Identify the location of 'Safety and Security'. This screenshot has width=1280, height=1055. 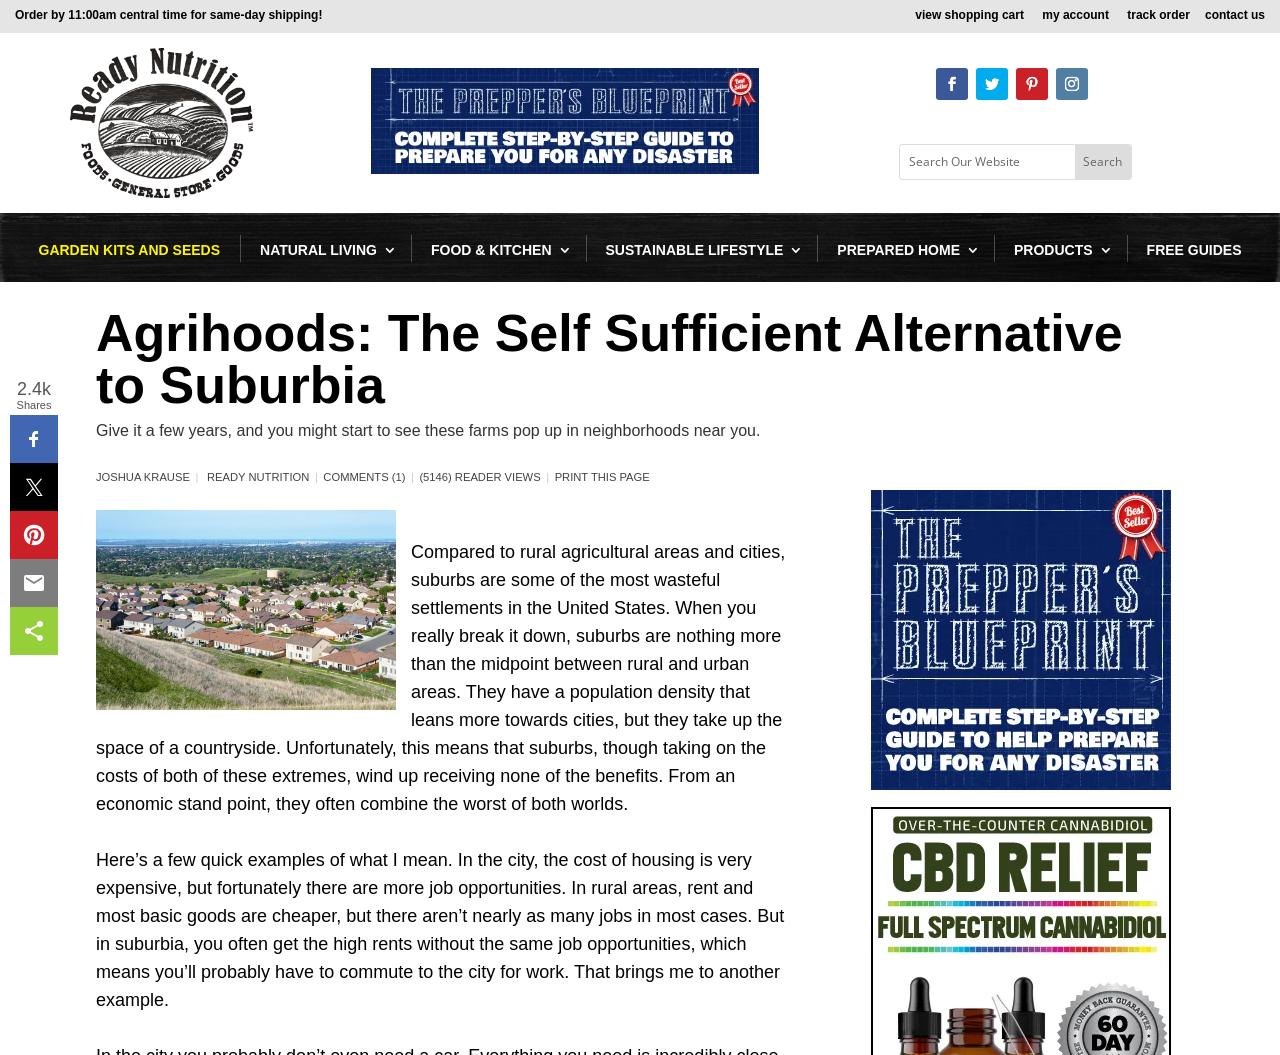
(937, 682).